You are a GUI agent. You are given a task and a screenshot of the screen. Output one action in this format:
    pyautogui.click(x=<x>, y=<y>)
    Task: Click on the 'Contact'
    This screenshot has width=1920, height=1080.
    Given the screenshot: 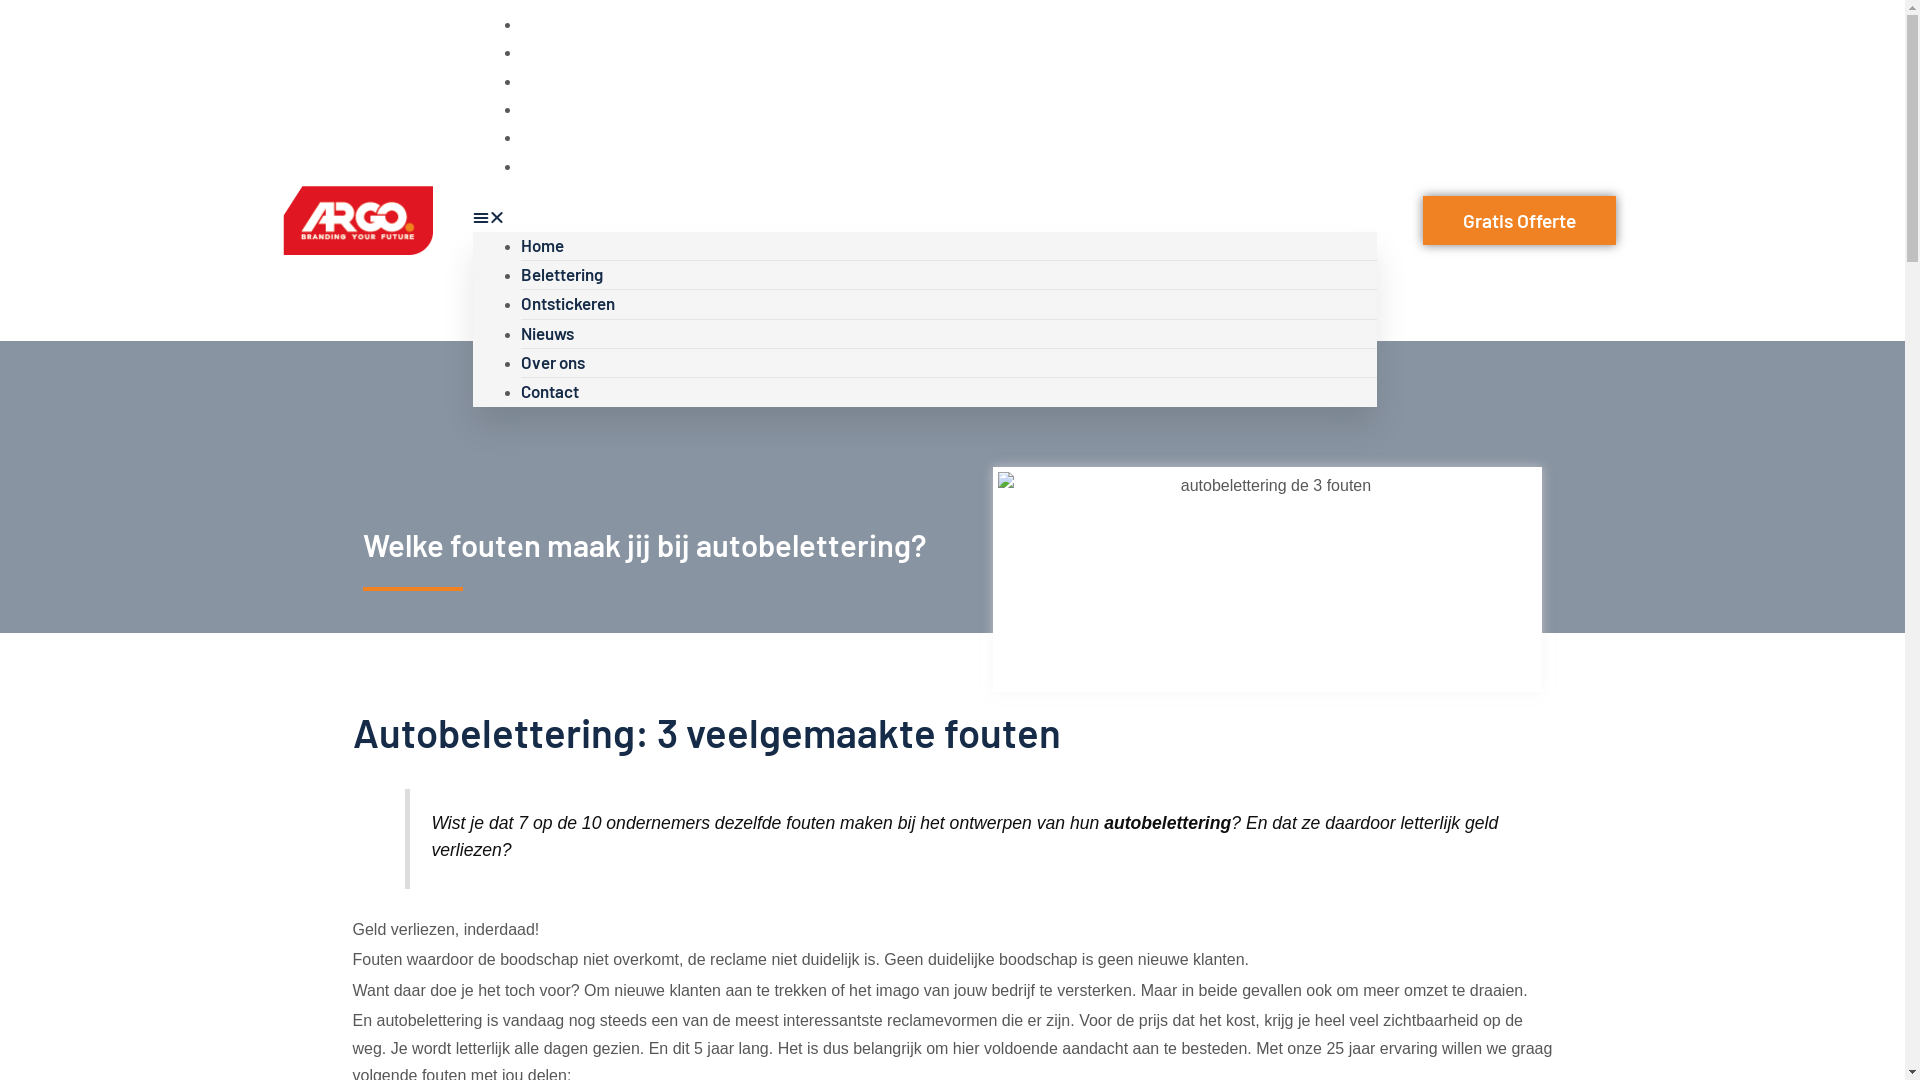 What is the action you would take?
    pyautogui.click(x=548, y=390)
    